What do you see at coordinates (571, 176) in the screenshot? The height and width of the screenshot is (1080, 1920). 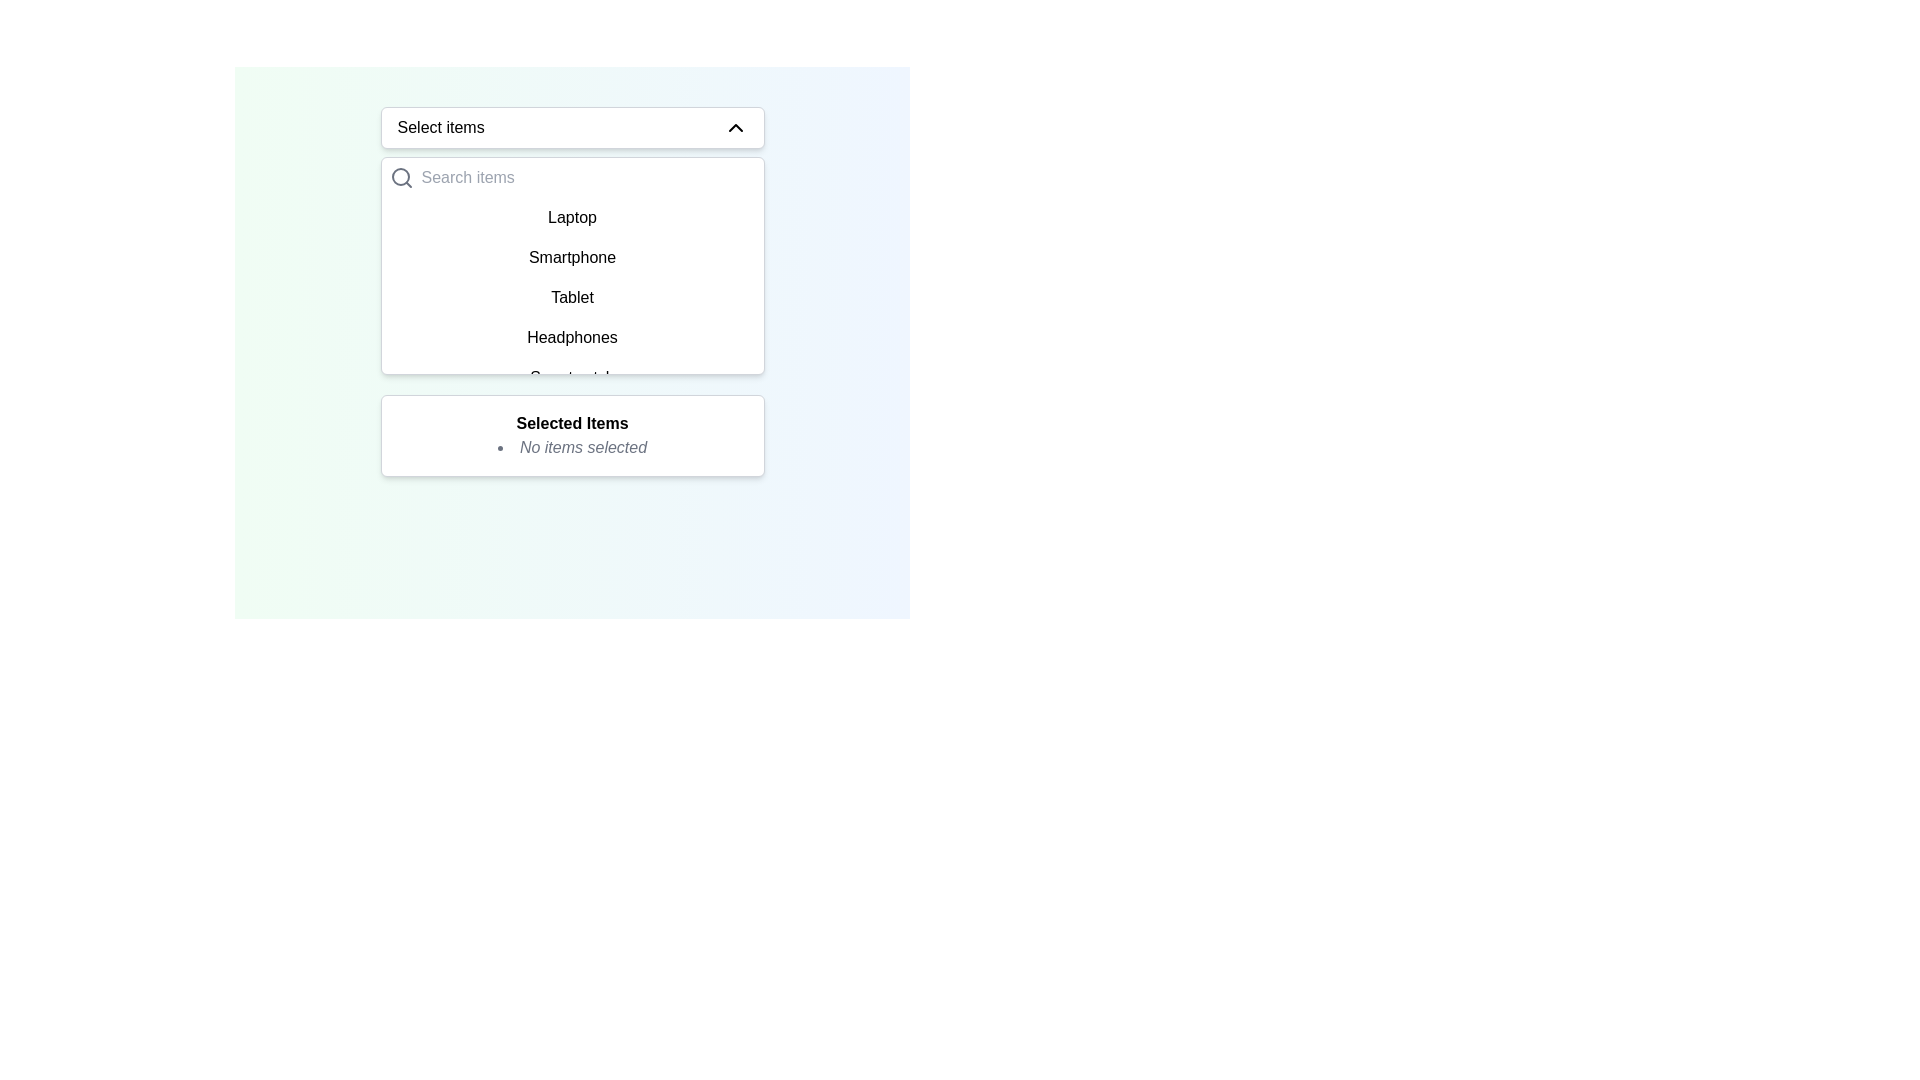 I see `the cursor across the text input field labeled 'Search items', which is located in the middle-top area of the dropdown pane under the 'Select items' button` at bounding box center [571, 176].